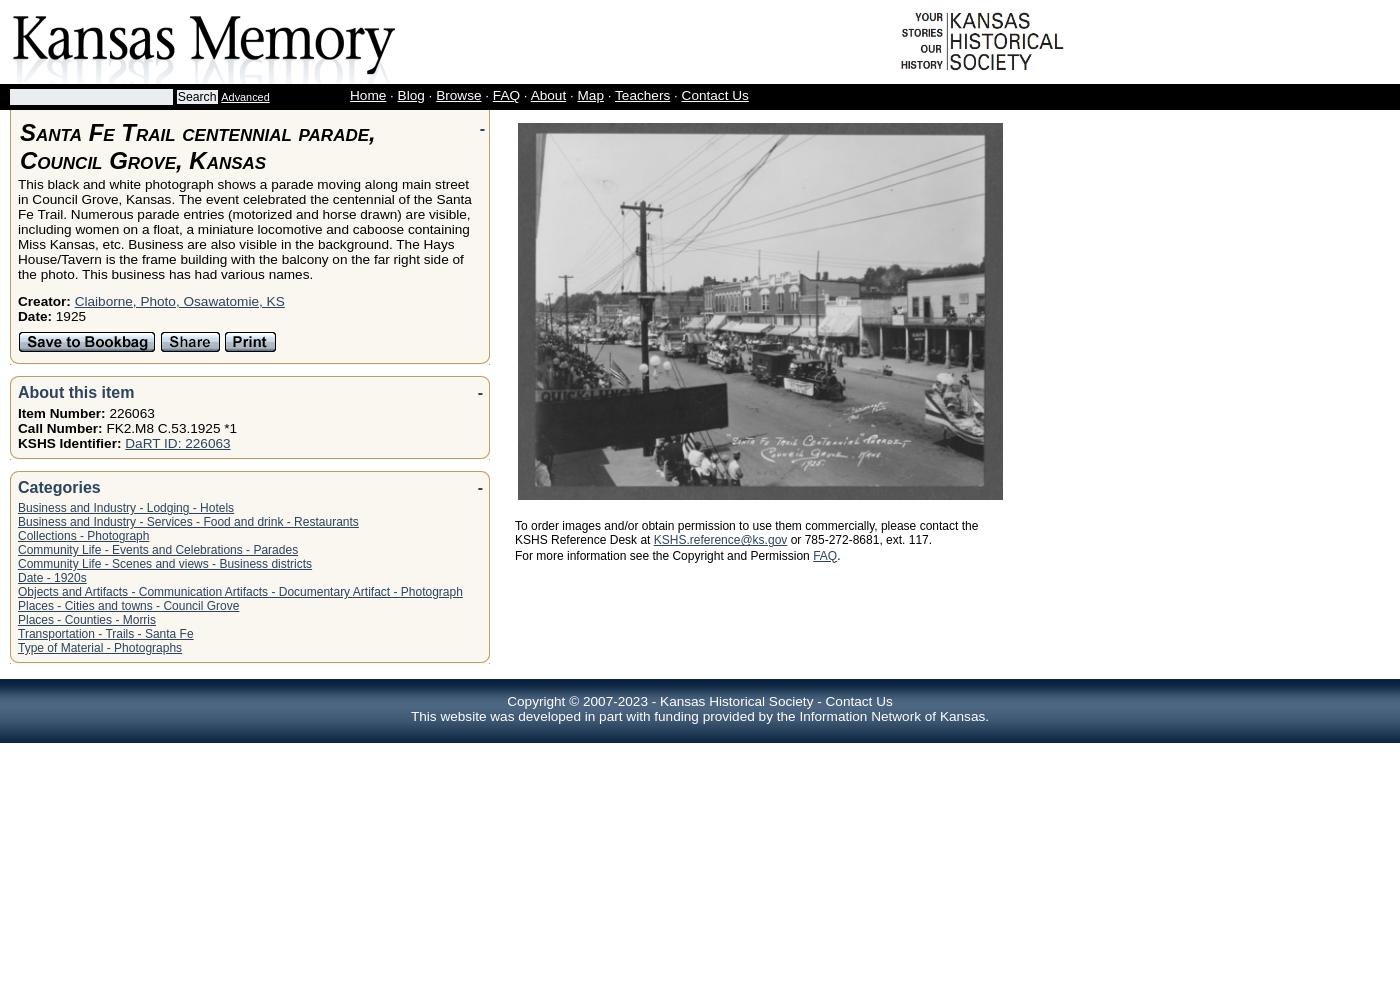  Describe the element at coordinates (819, 700) in the screenshot. I see `'-'` at that location.